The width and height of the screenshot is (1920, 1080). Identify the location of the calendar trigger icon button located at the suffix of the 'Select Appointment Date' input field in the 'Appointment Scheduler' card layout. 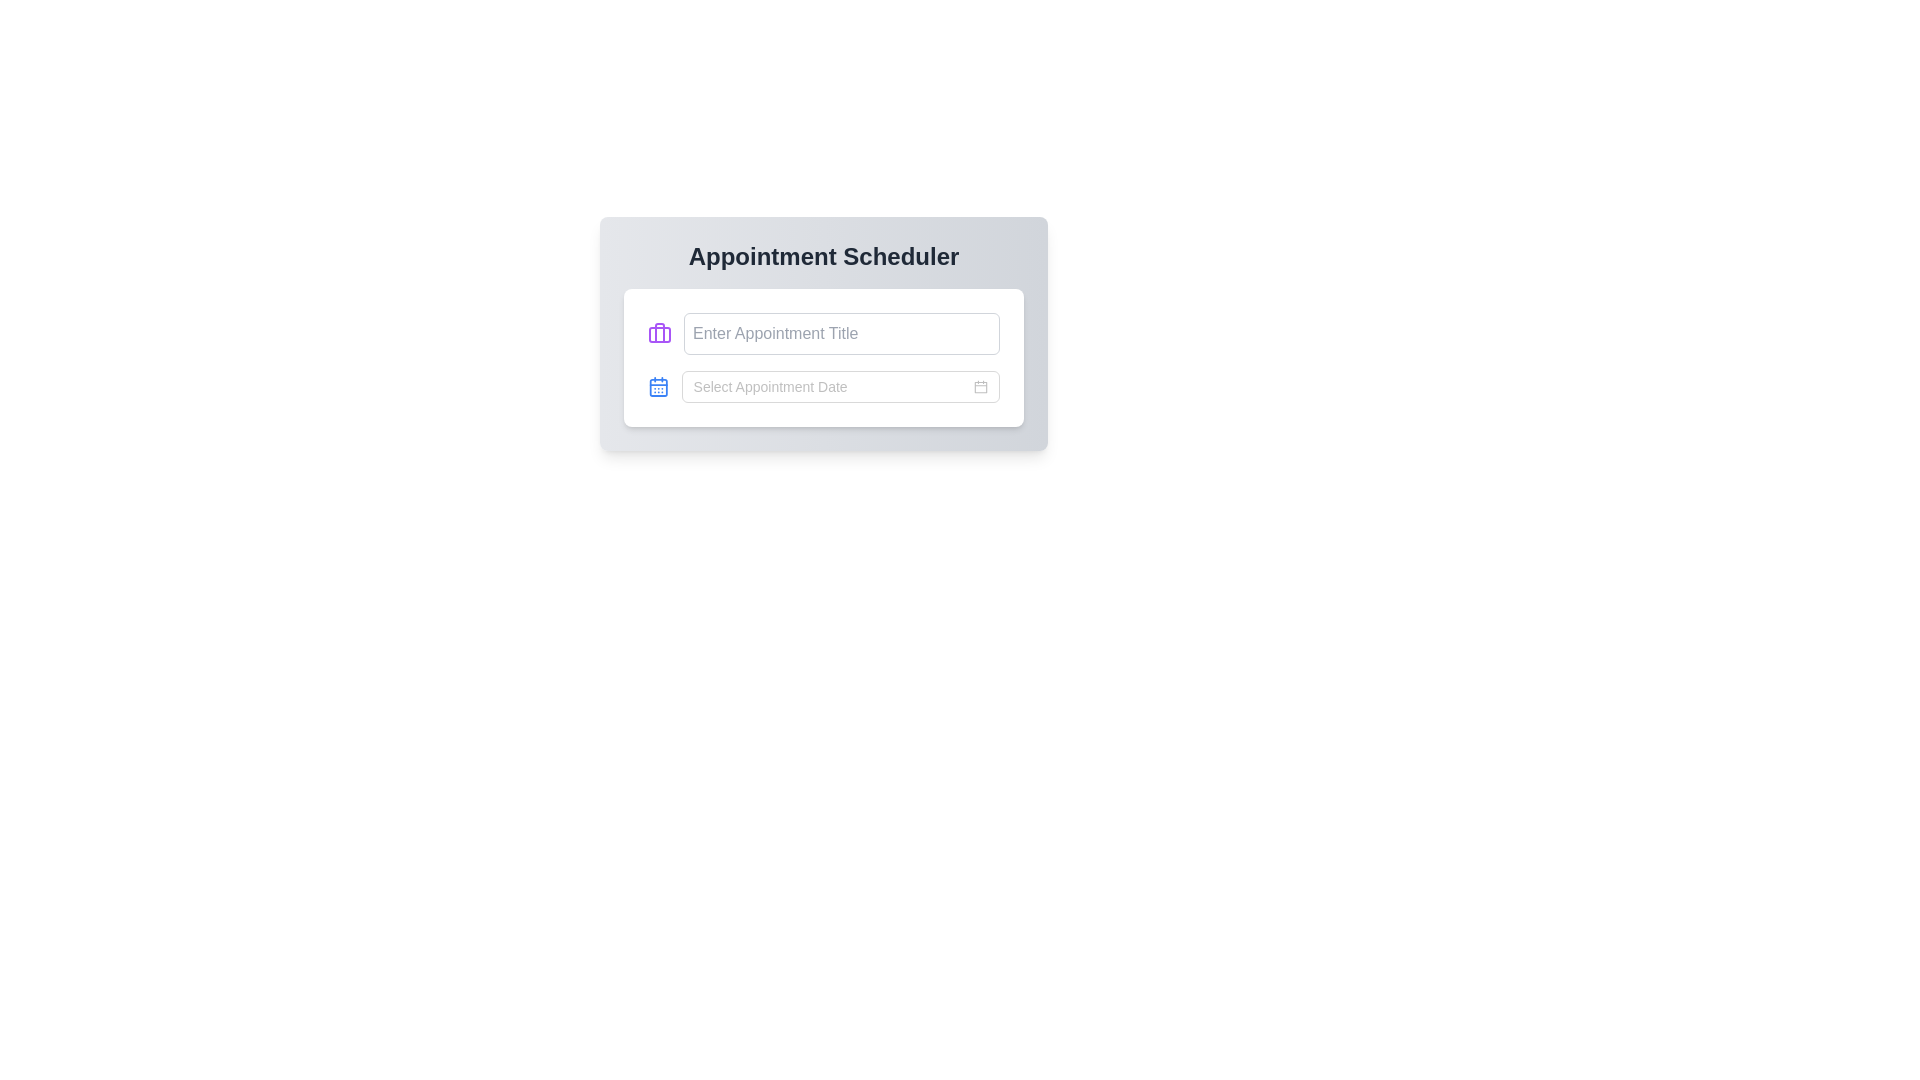
(980, 386).